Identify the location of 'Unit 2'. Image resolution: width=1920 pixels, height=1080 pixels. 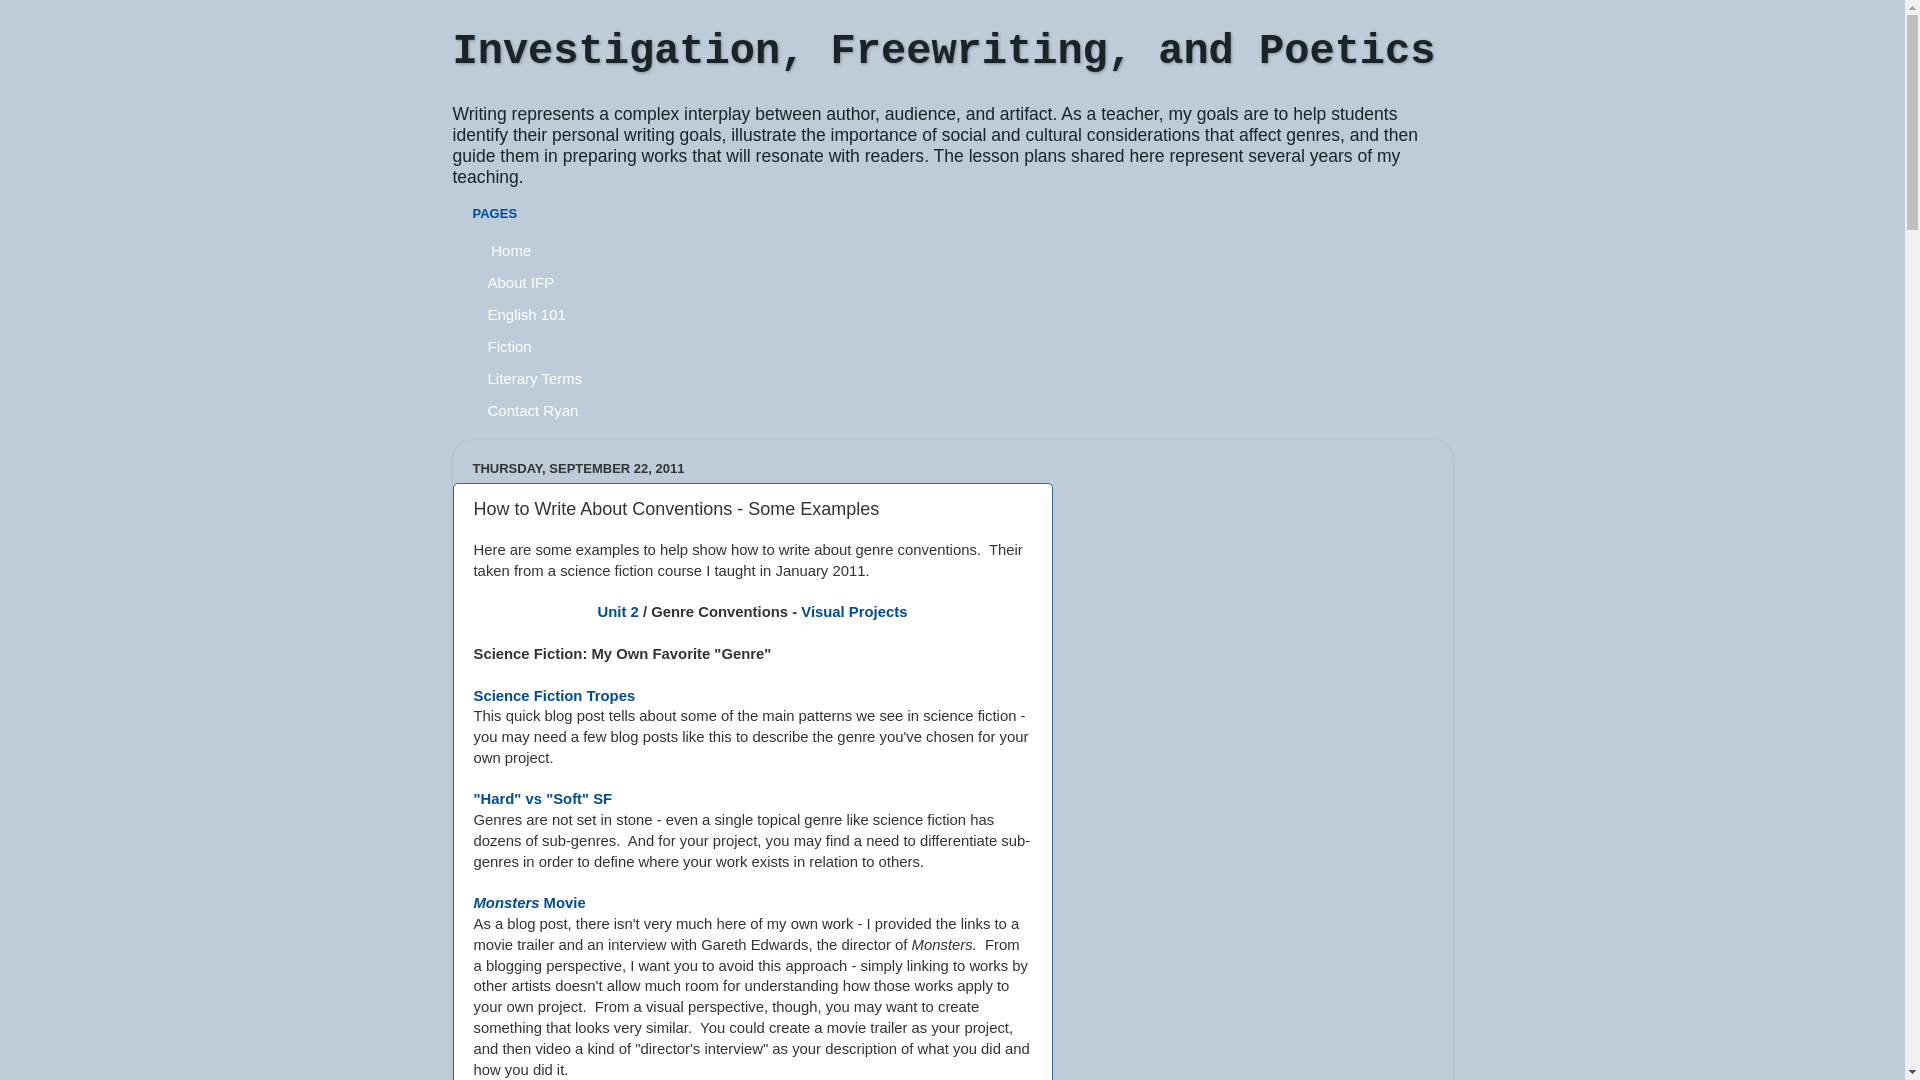
(617, 611).